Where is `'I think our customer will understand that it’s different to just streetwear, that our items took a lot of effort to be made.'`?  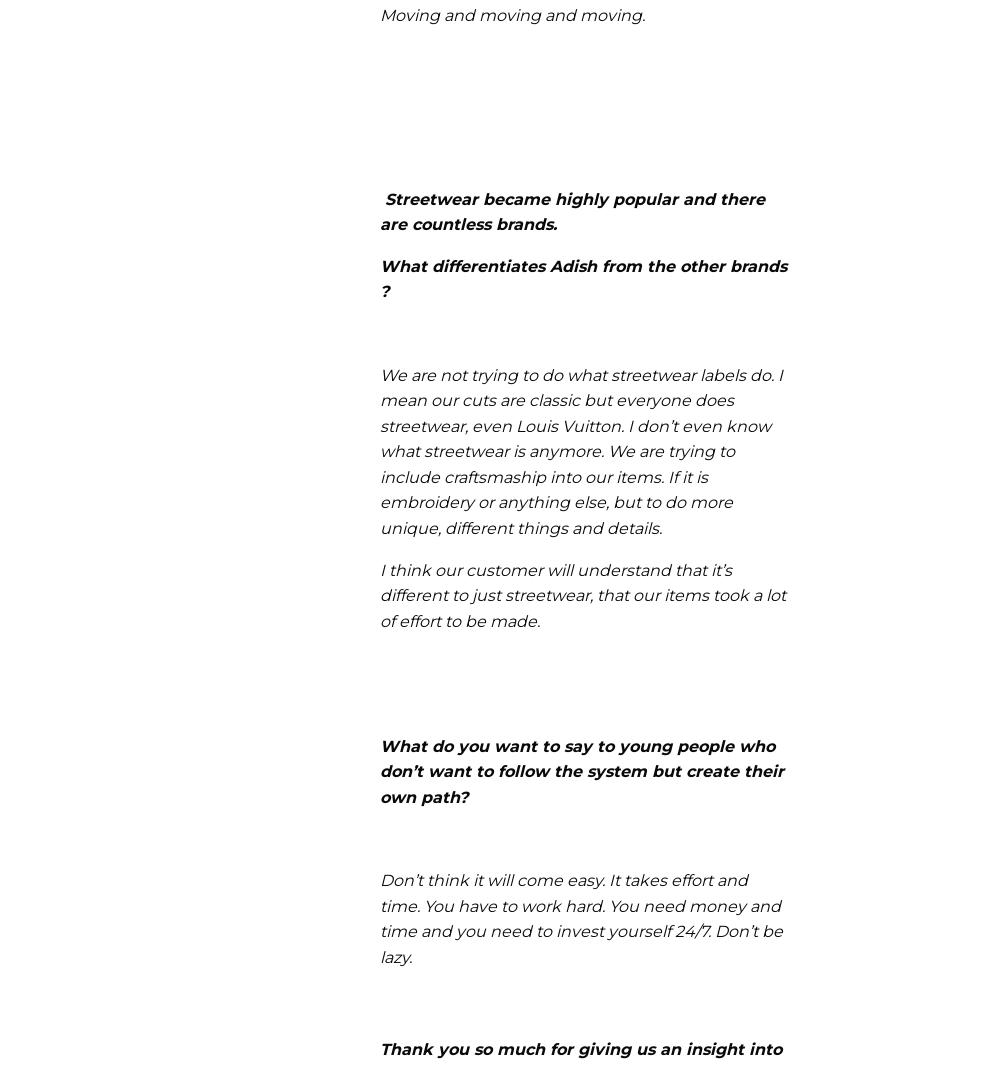 'I think our customer will understand that it’s different to just streetwear, that our items took a lot of effort to be made.' is located at coordinates (582, 594).